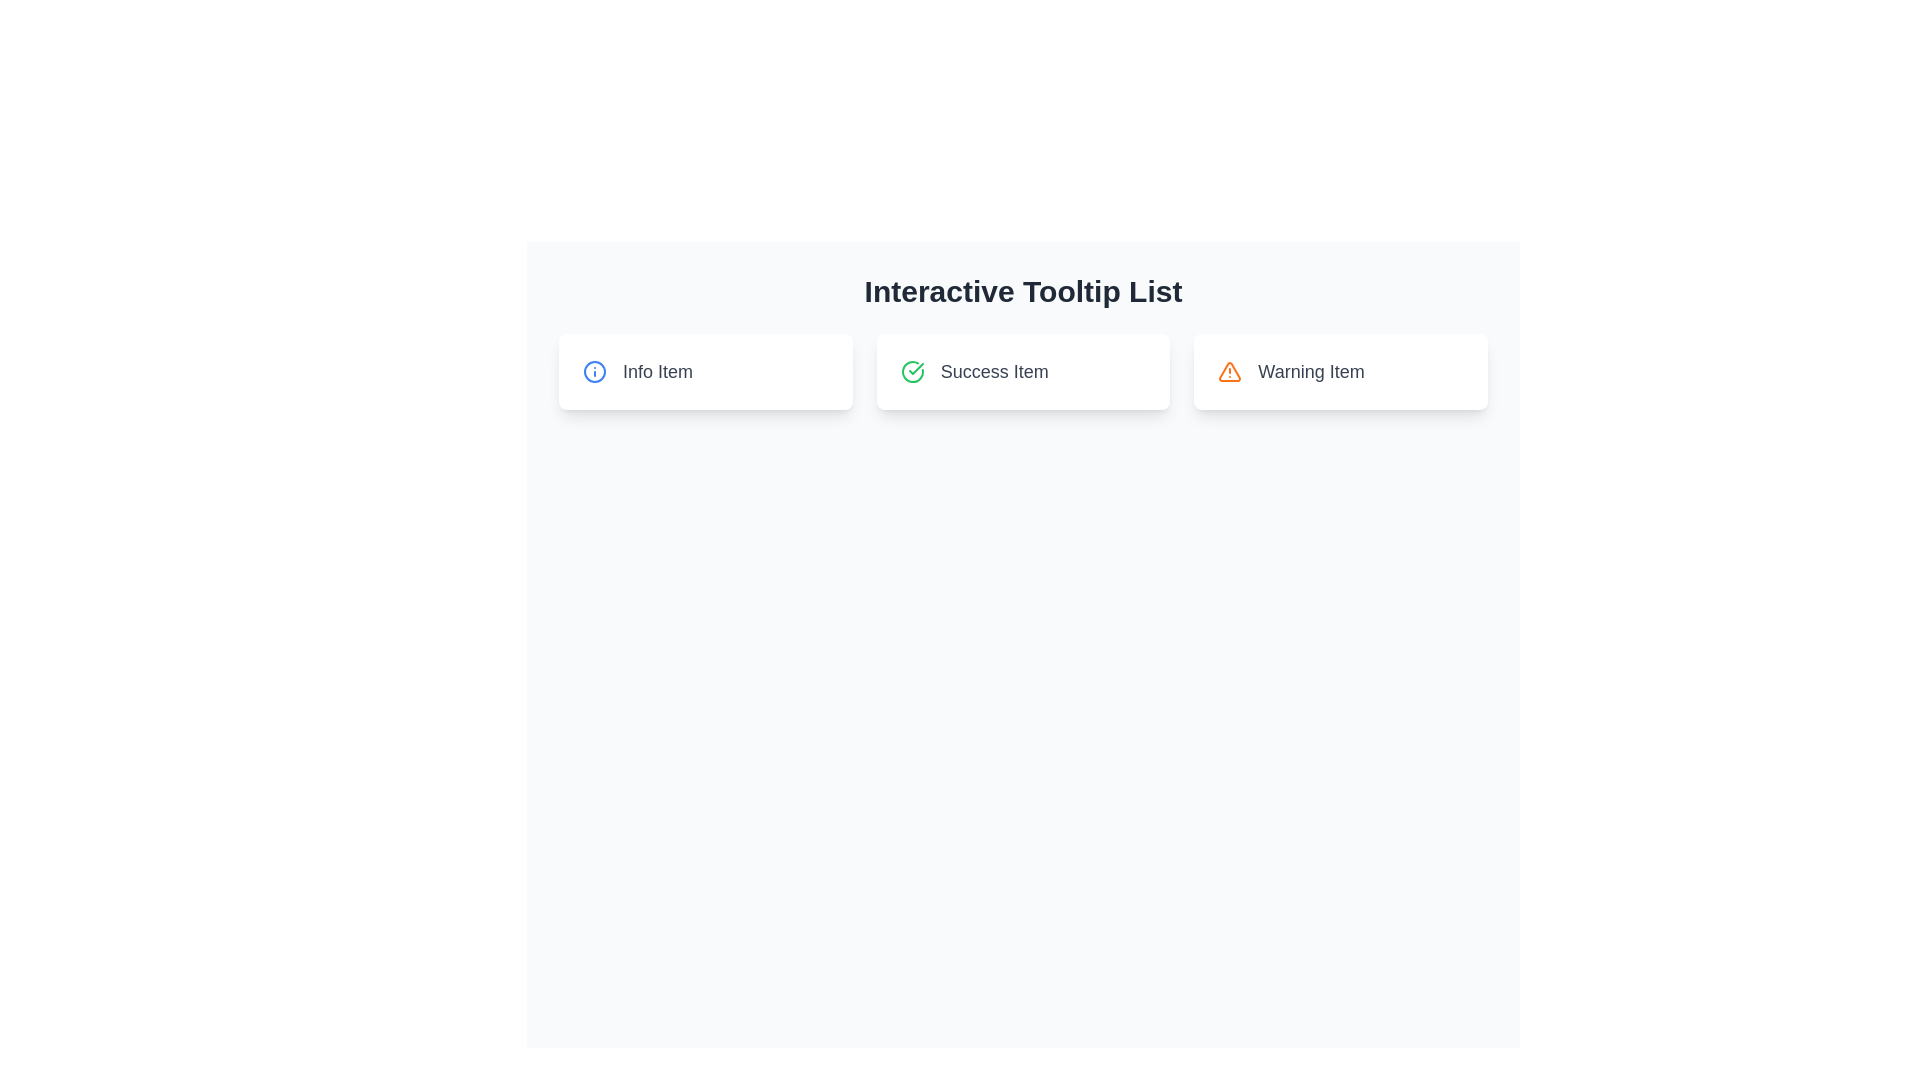 Image resolution: width=1920 pixels, height=1080 pixels. I want to click on the 'Info Item' card in the Interactive Tooltip List, so click(1023, 371).